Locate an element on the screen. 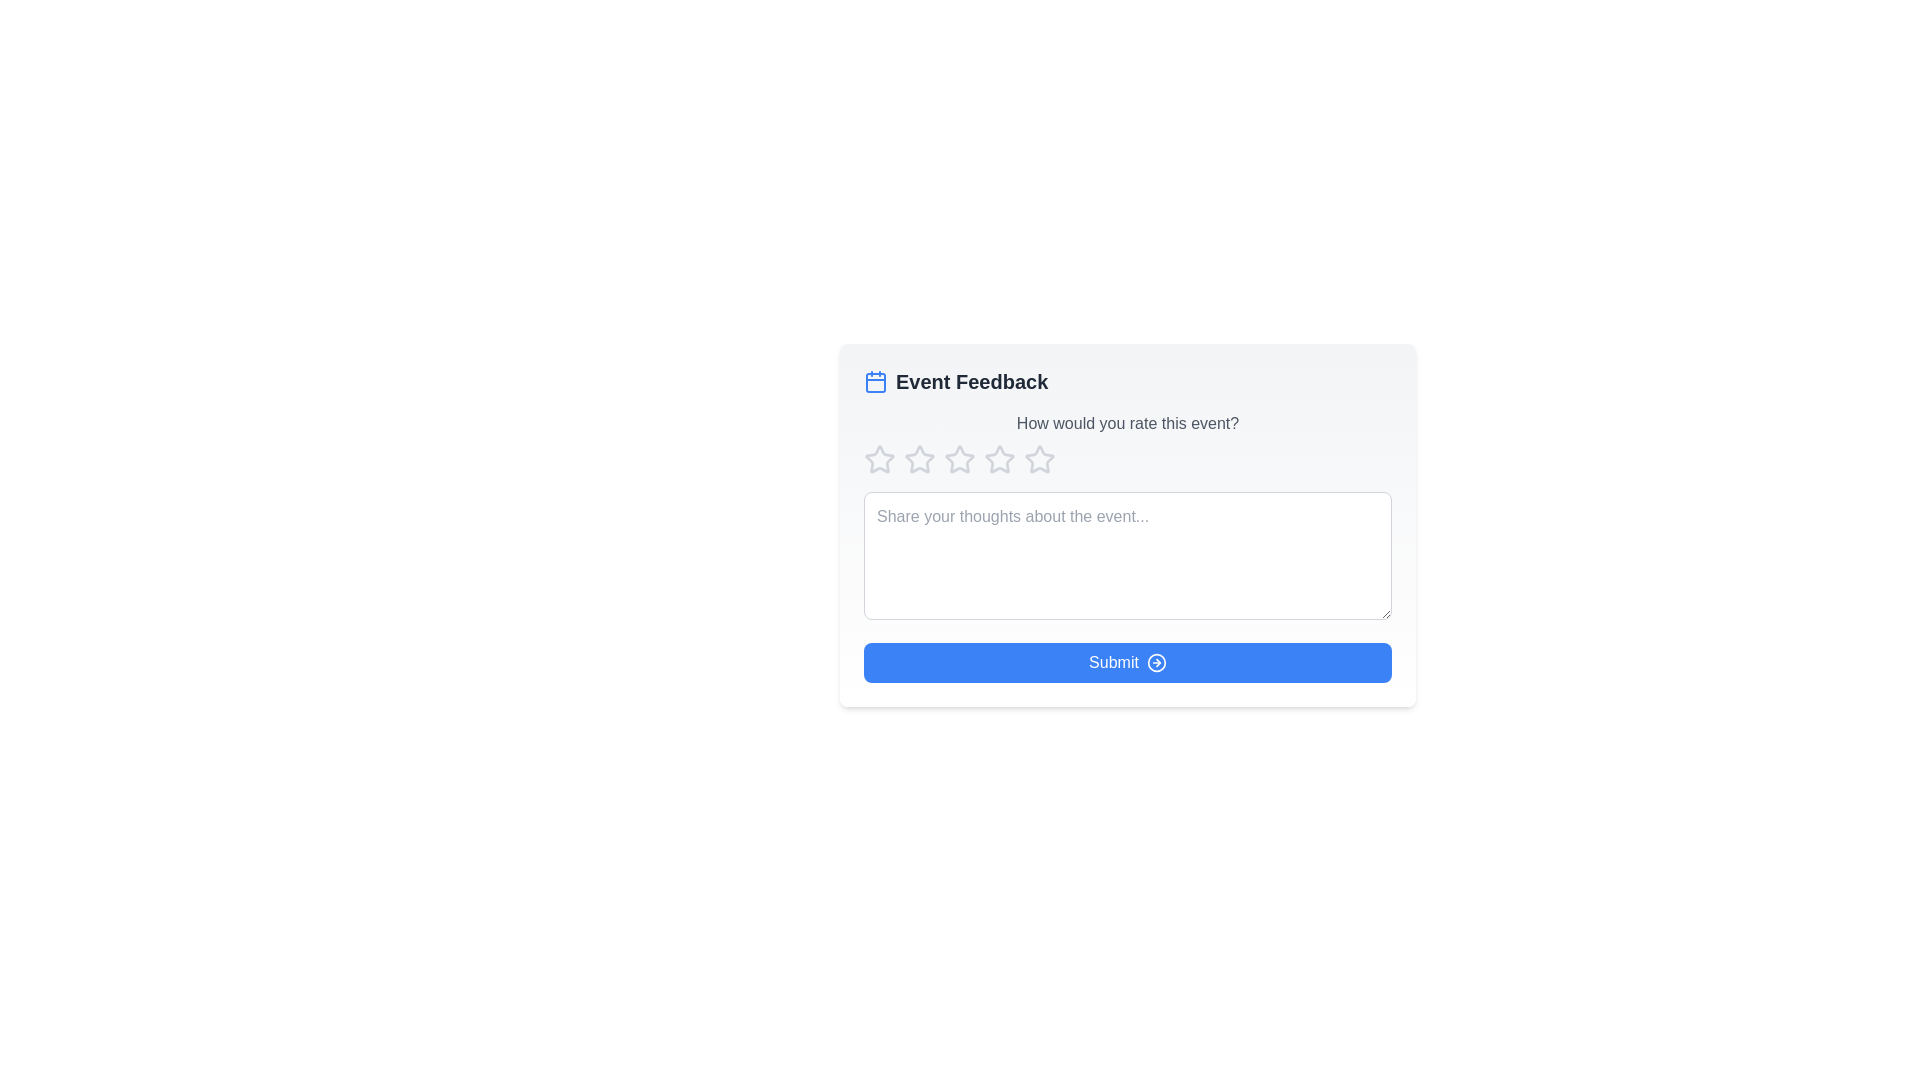 The height and width of the screenshot is (1080, 1920). the small blue calendar icon located to the left of the 'Event Feedback' text in the header area of the feedback form is located at coordinates (875, 381).